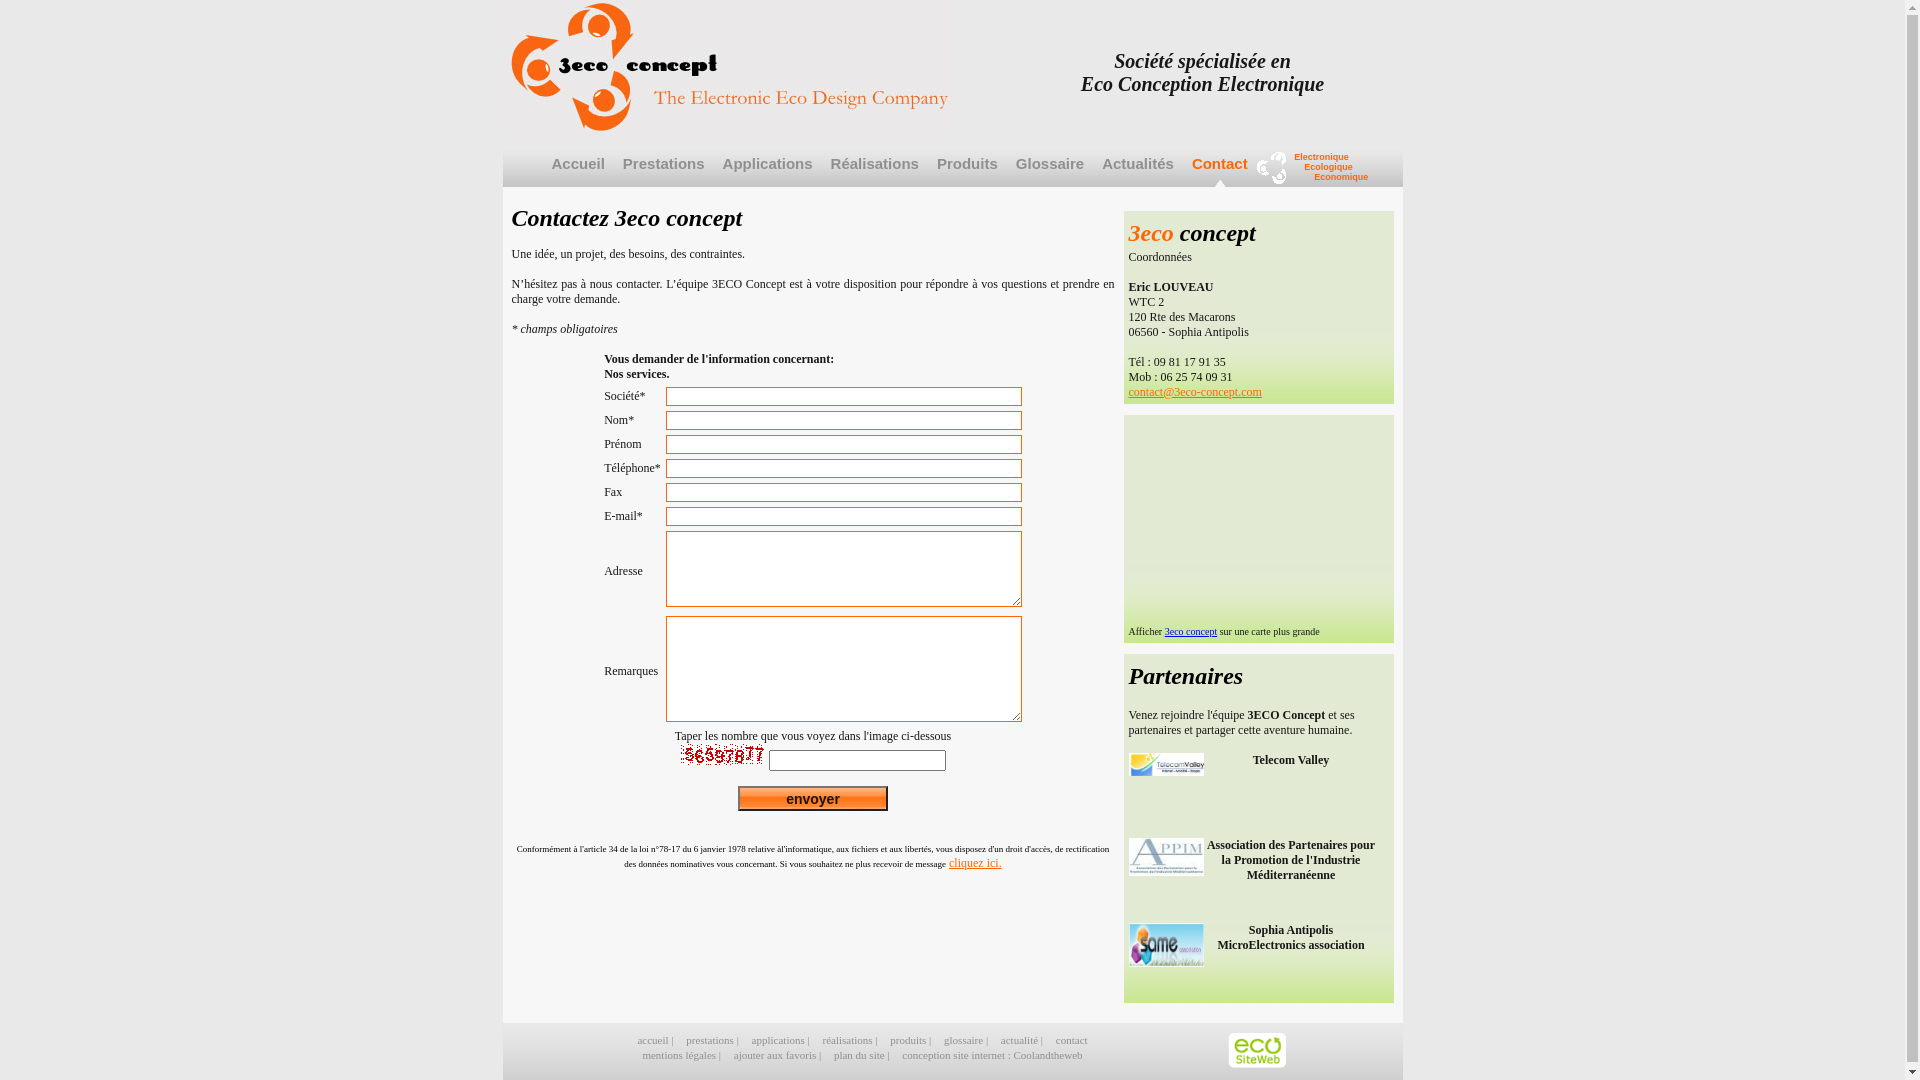 The height and width of the screenshot is (1080, 1920). Describe the element at coordinates (713, 1039) in the screenshot. I see `'prestations |'` at that location.